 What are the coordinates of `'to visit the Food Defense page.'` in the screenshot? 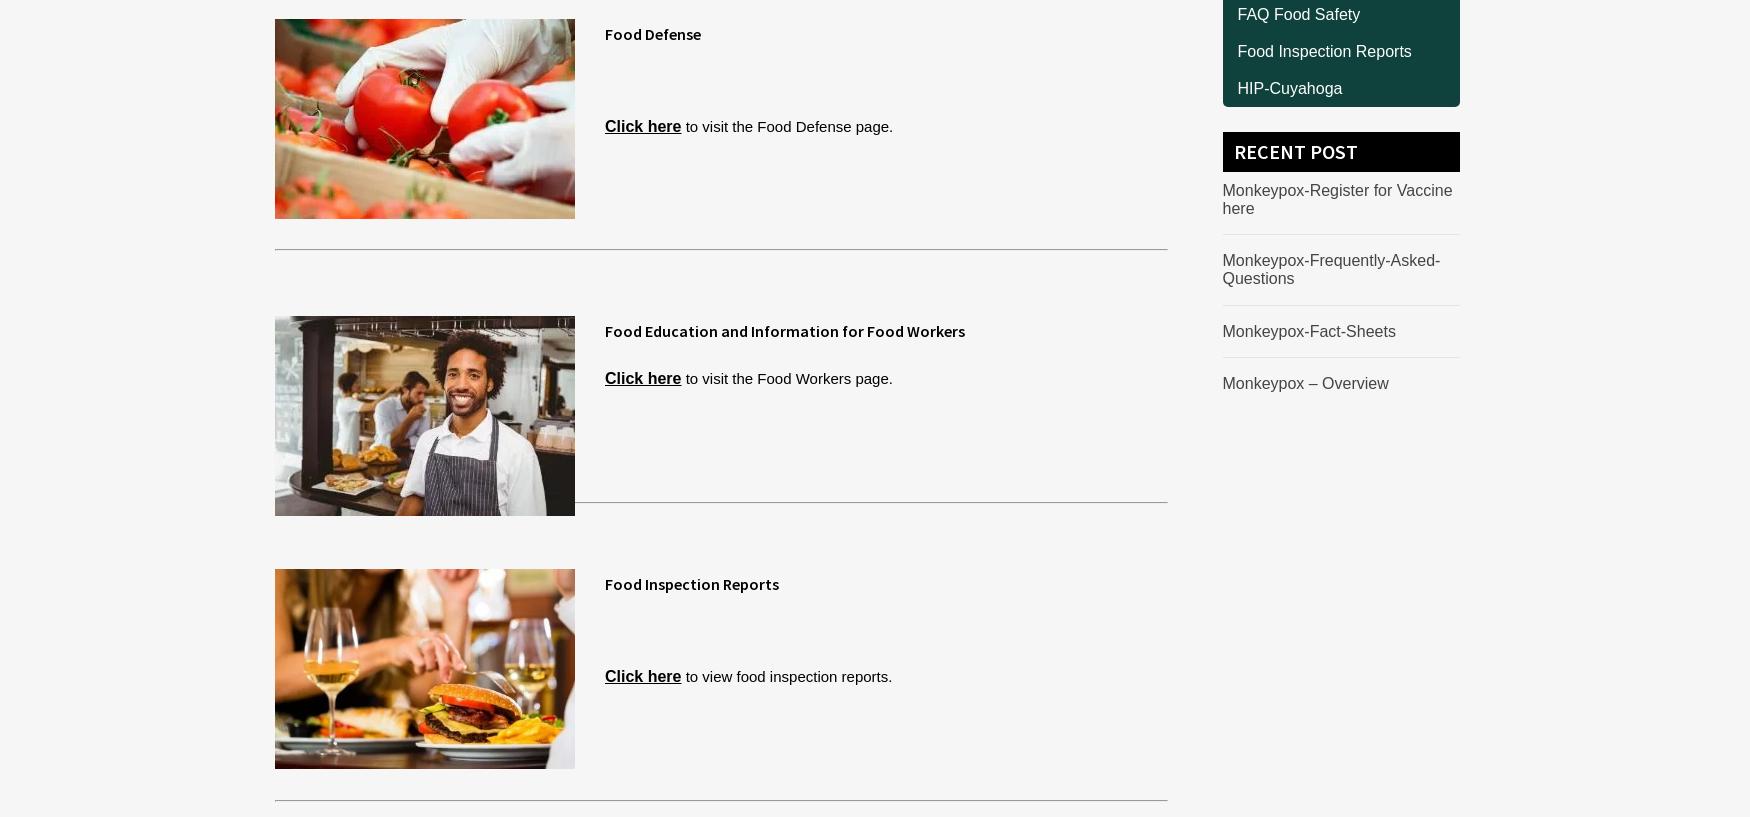 It's located at (785, 125).